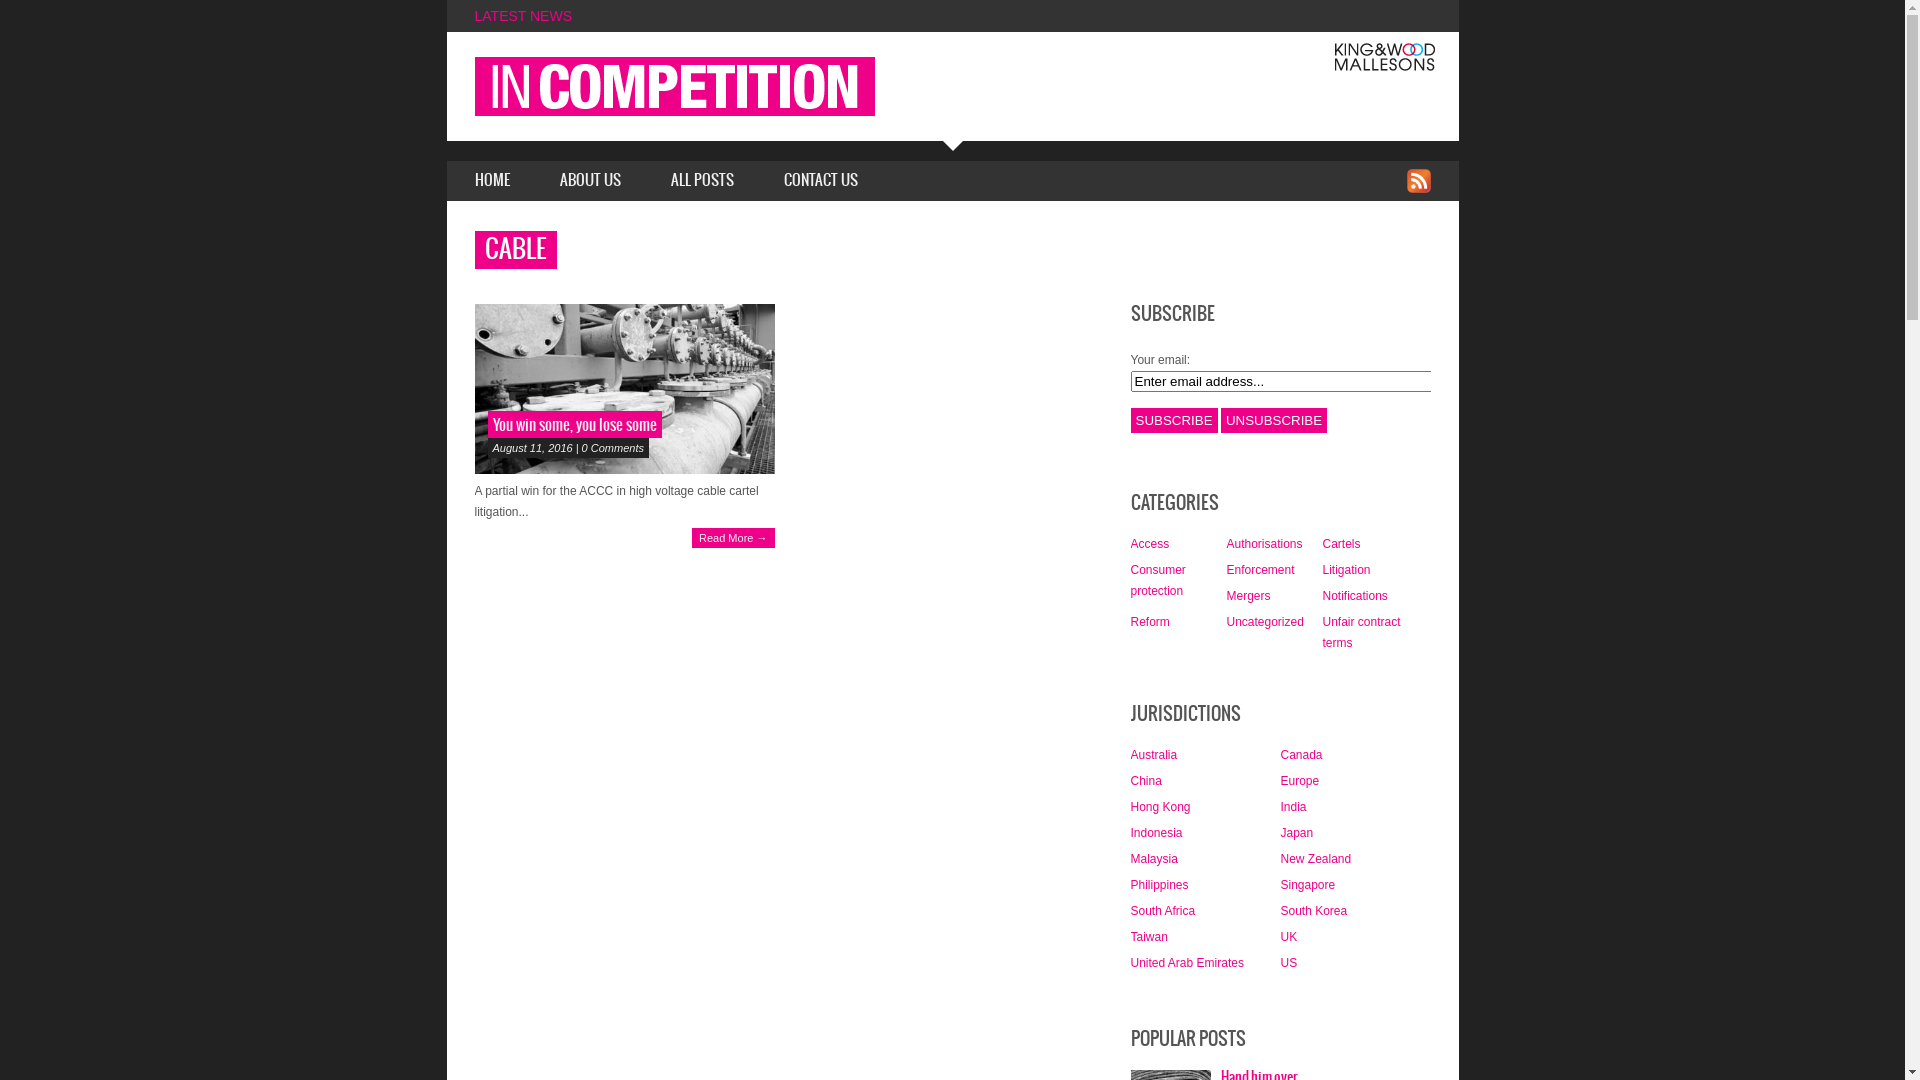 The width and height of the screenshot is (1920, 1080). Describe the element at coordinates (1354, 595) in the screenshot. I see `'Notifications'` at that location.